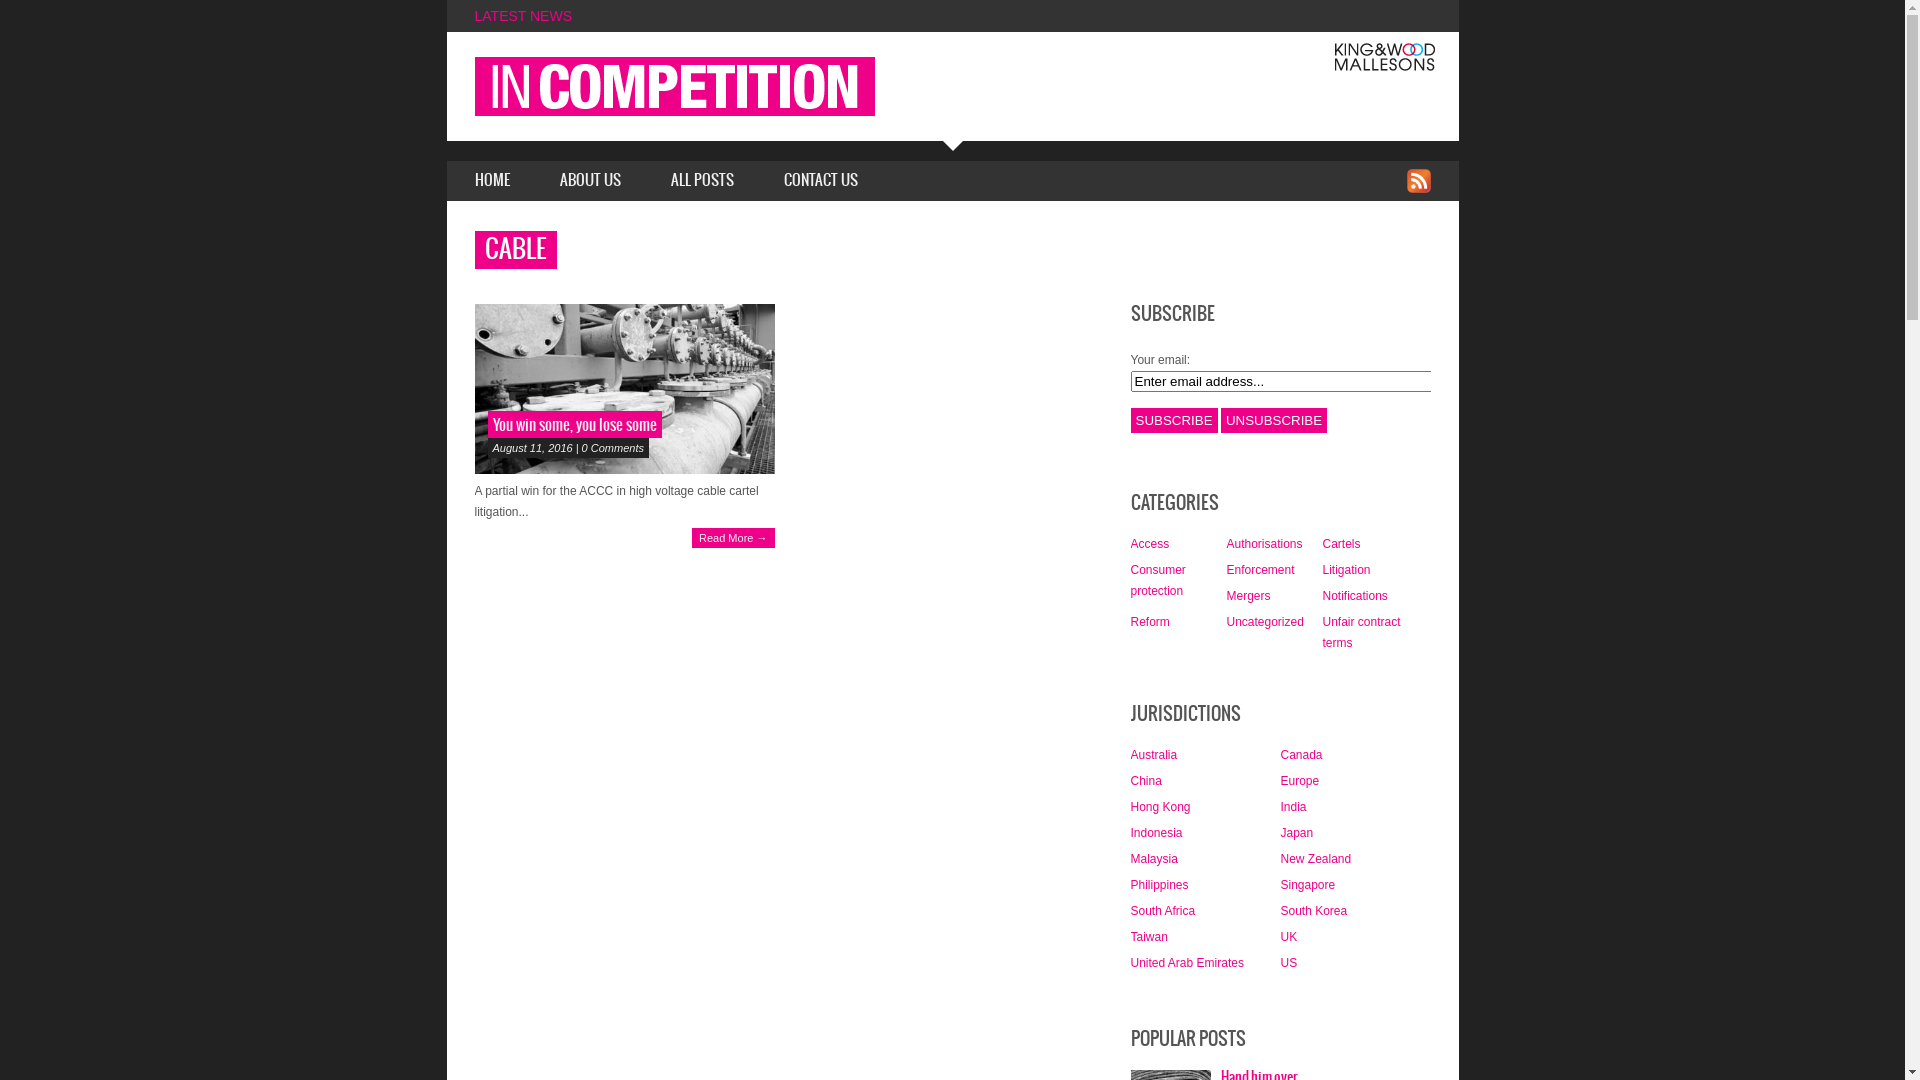 The width and height of the screenshot is (1920, 1080). Describe the element at coordinates (1354, 595) in the screenshot. I see `'Notifications'` at that location.